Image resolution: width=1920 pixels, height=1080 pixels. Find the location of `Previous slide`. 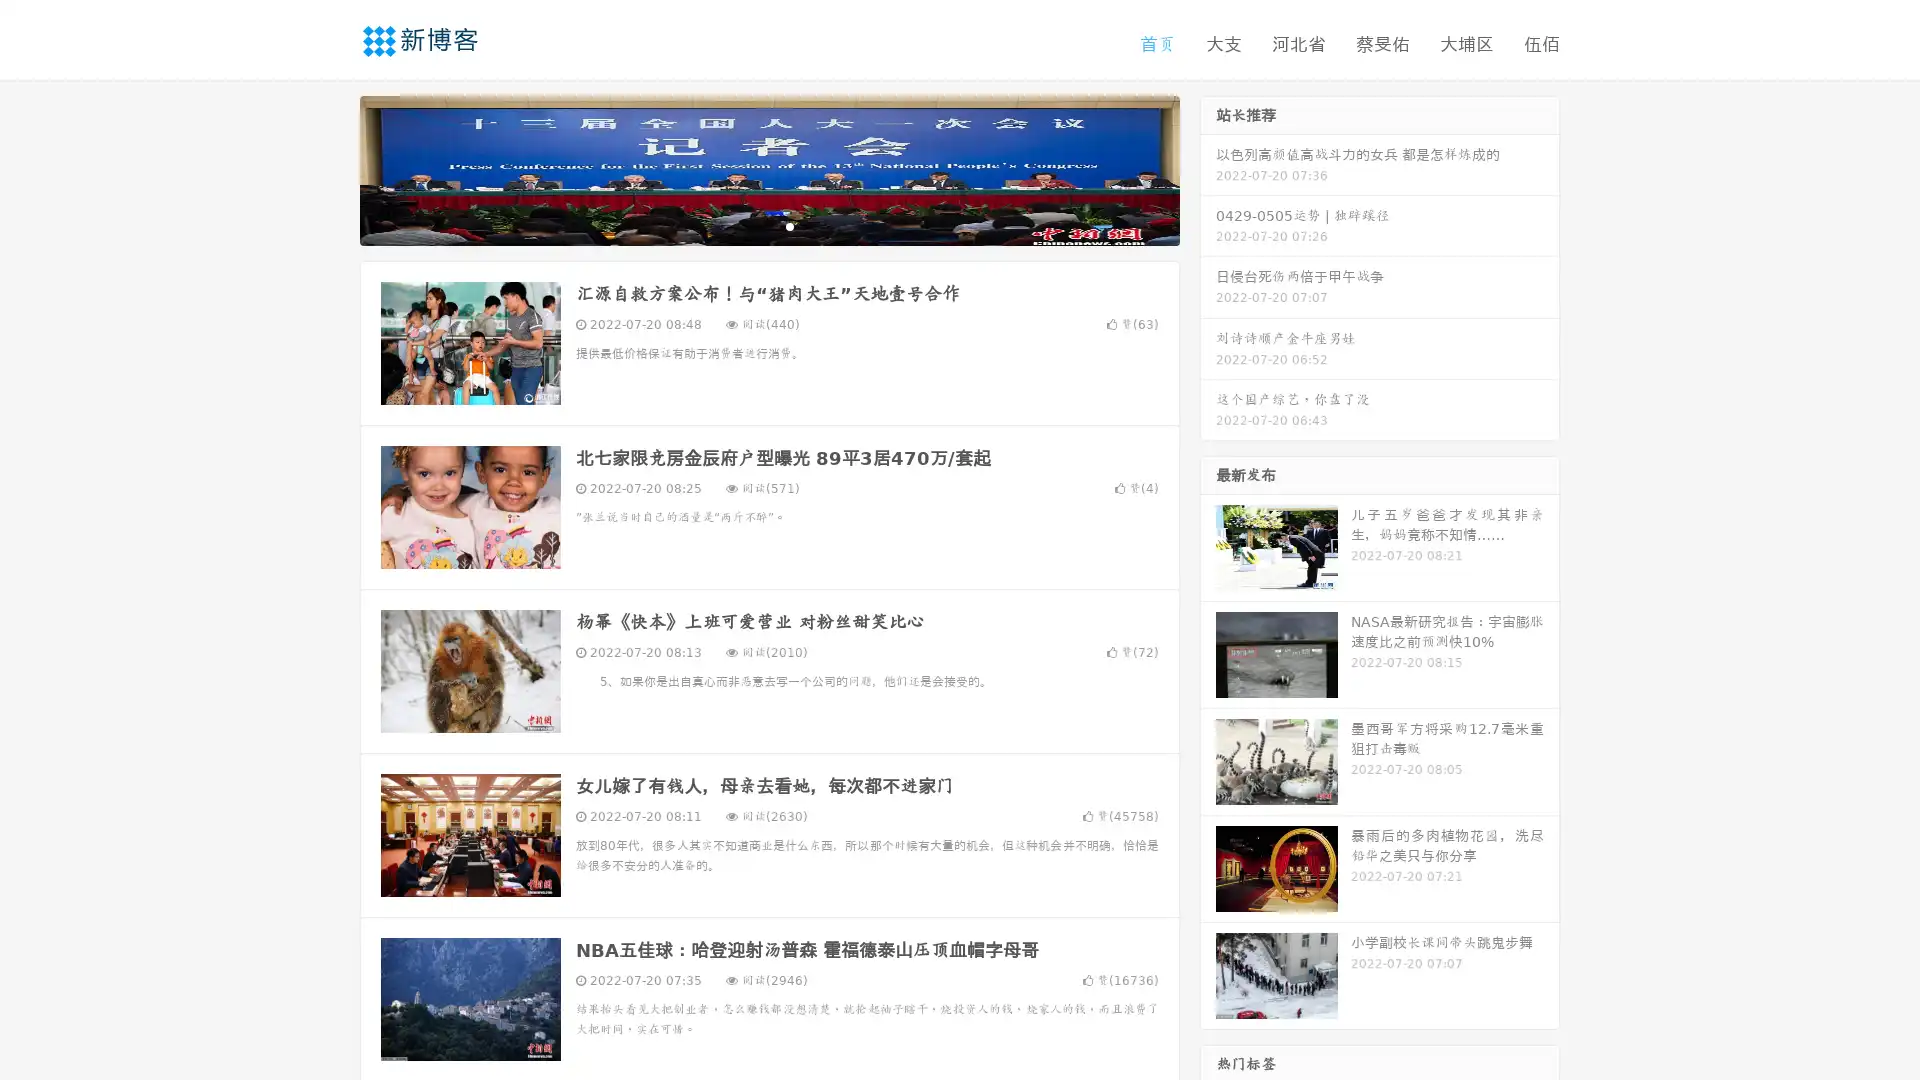

Previous slide is located at coordinates (330, 168).